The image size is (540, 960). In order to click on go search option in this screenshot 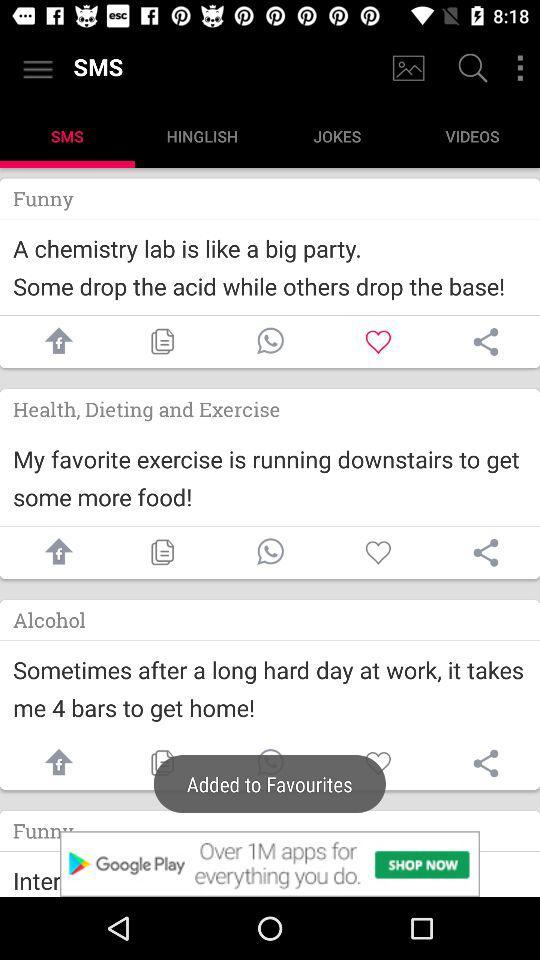, I will do `click(470, 70)`.